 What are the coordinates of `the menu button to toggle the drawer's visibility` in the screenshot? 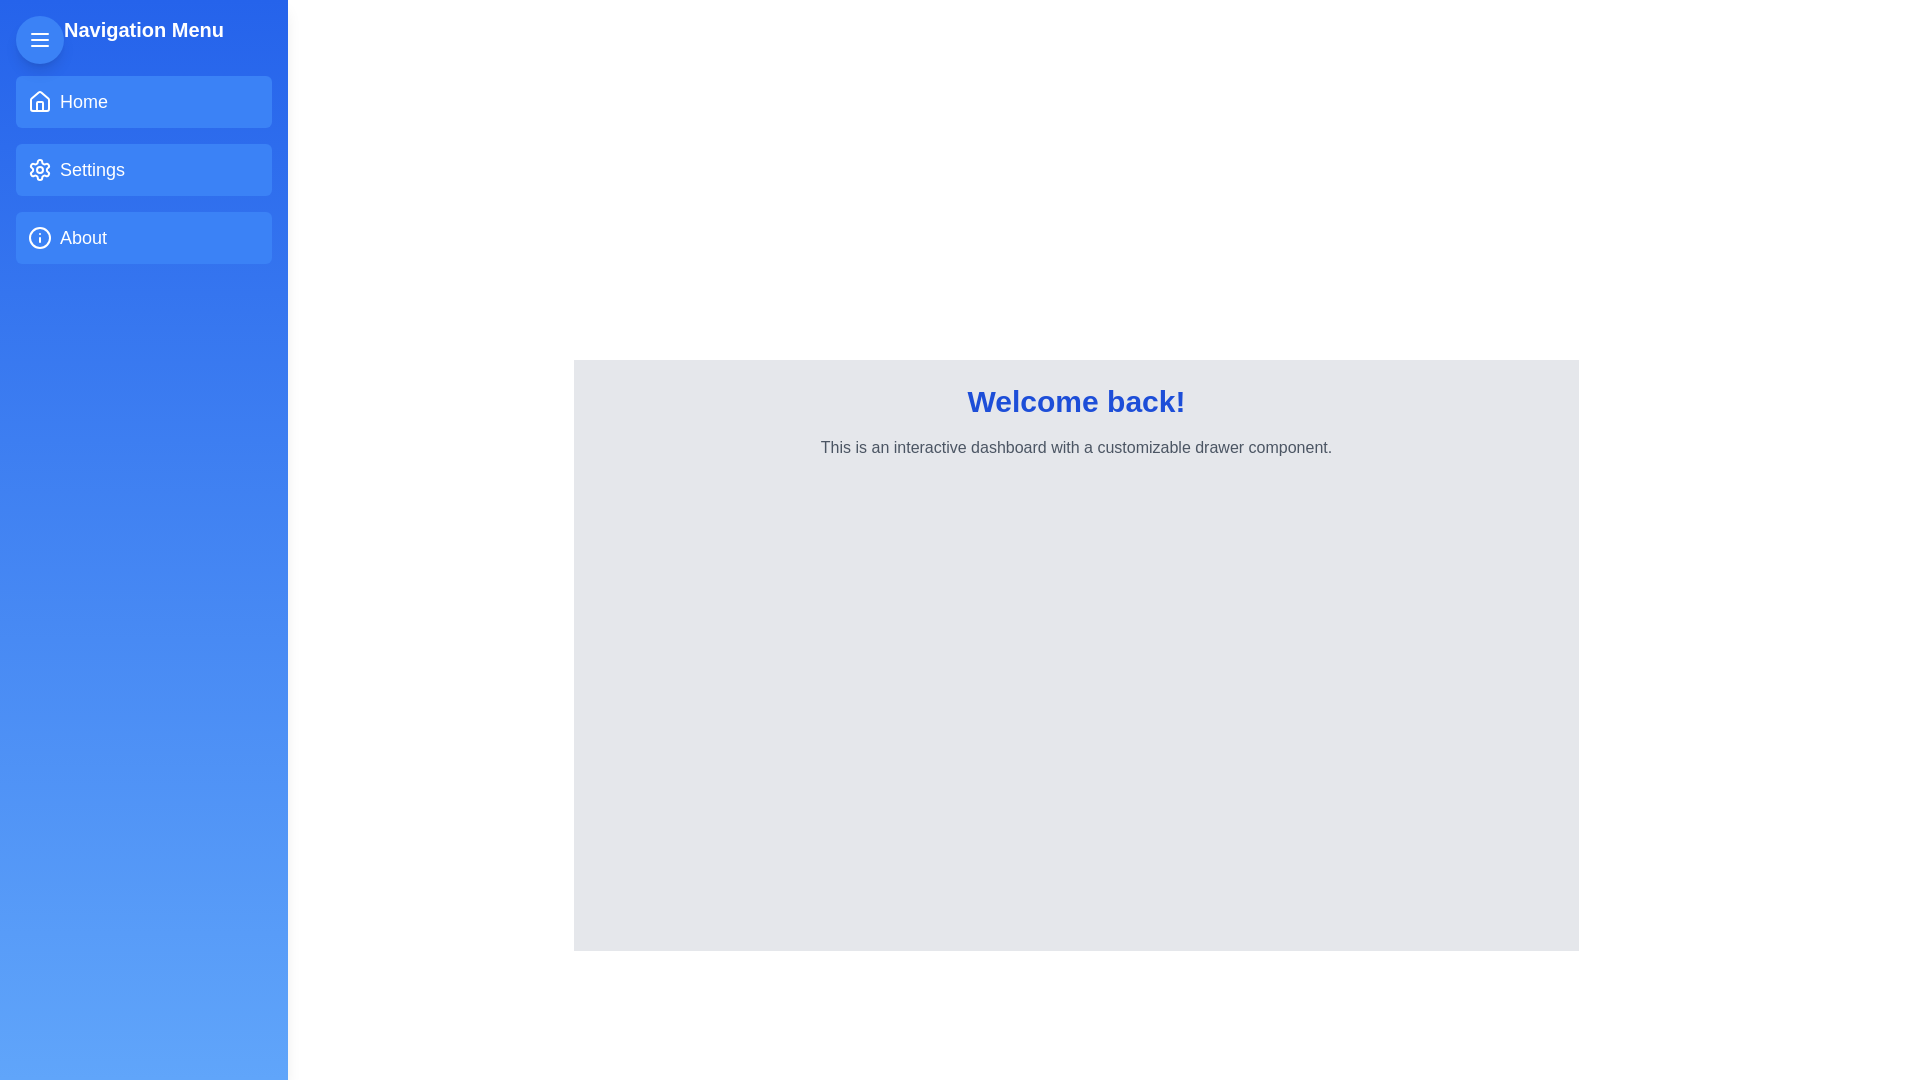 It's located at (39, 39).